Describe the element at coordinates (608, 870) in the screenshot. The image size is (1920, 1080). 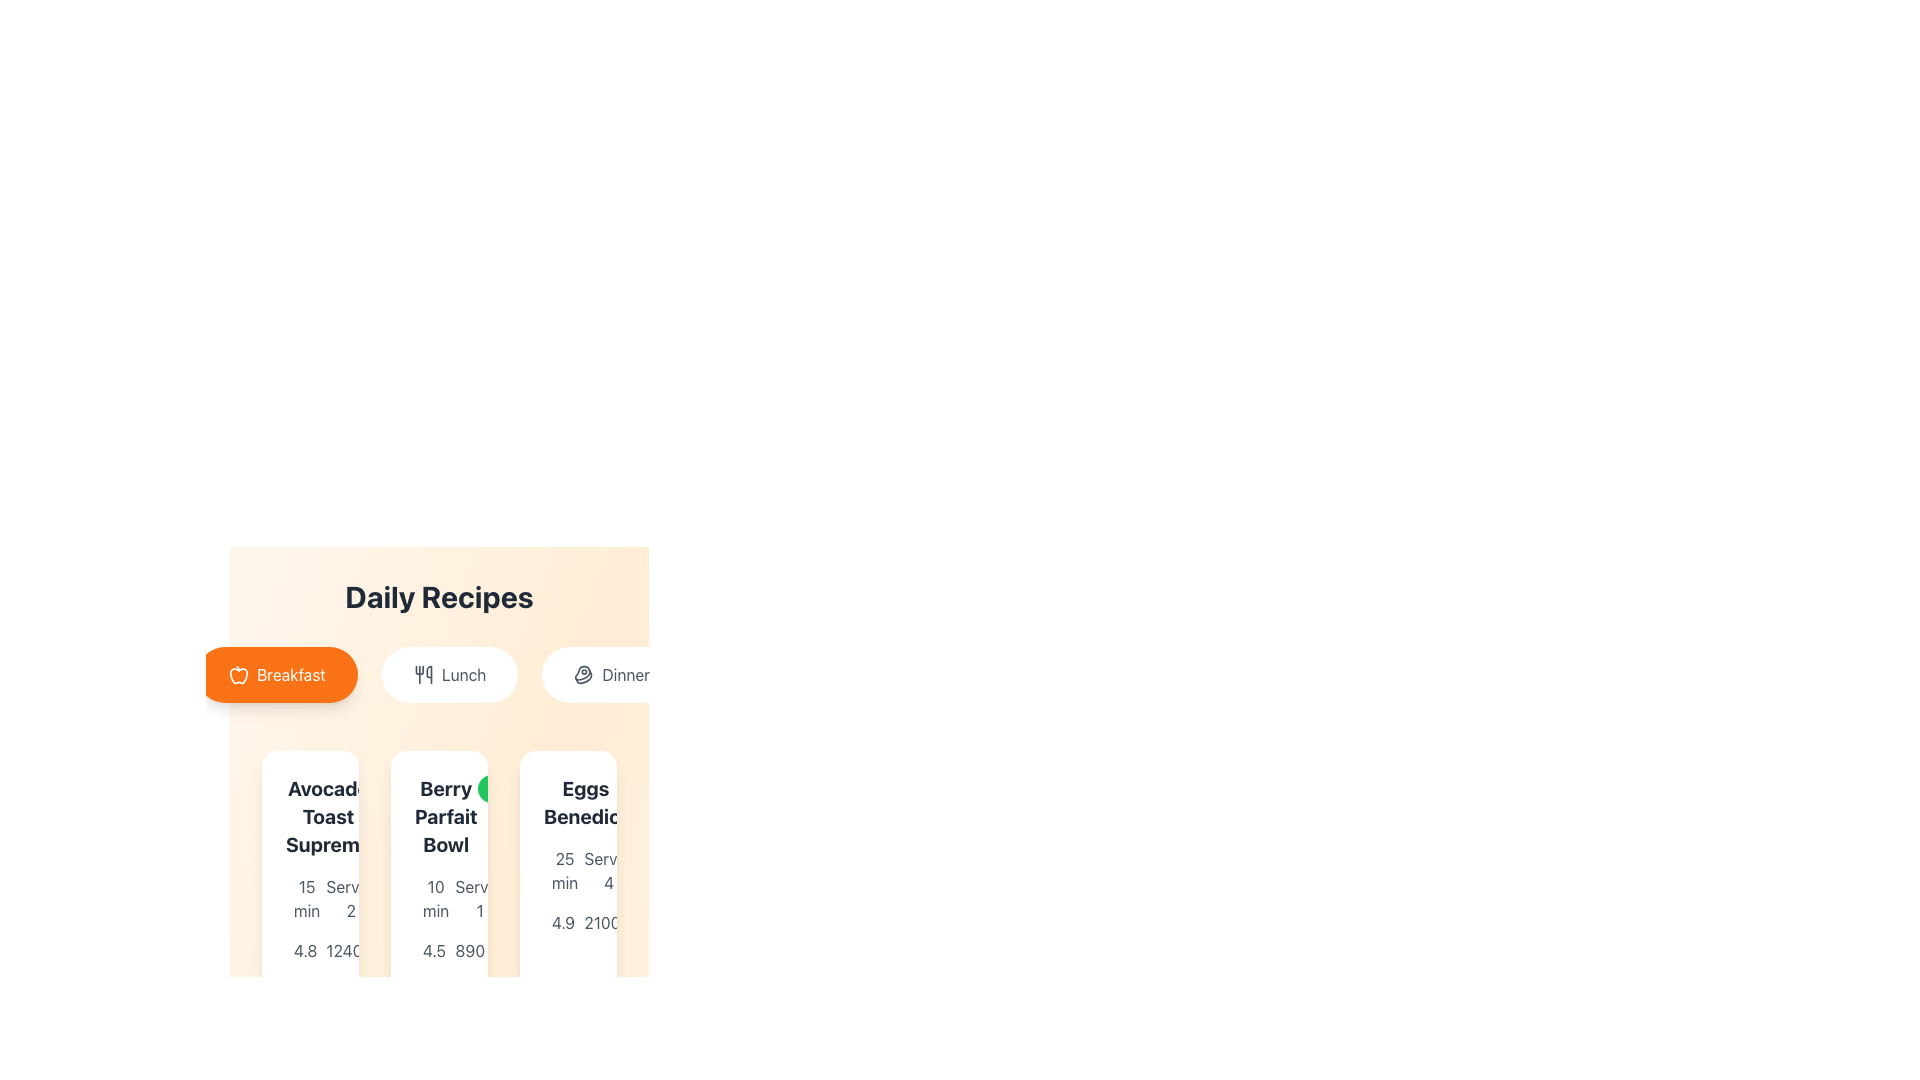
I see `the text label displaying 'Serves 4' located under the 'Eggs Benedict' card in the 'Daily Recipes' section` at that location.